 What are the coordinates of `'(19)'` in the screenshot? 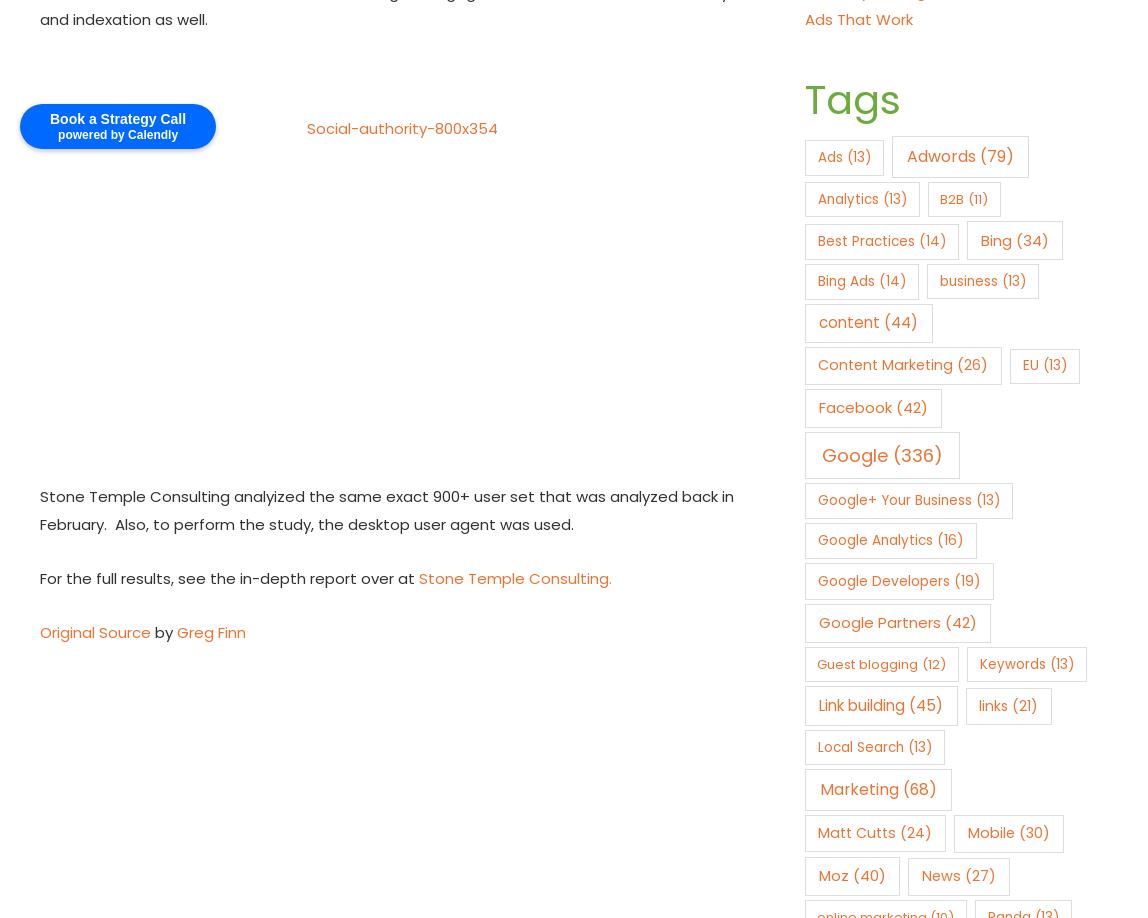 It's located at (965, 578).